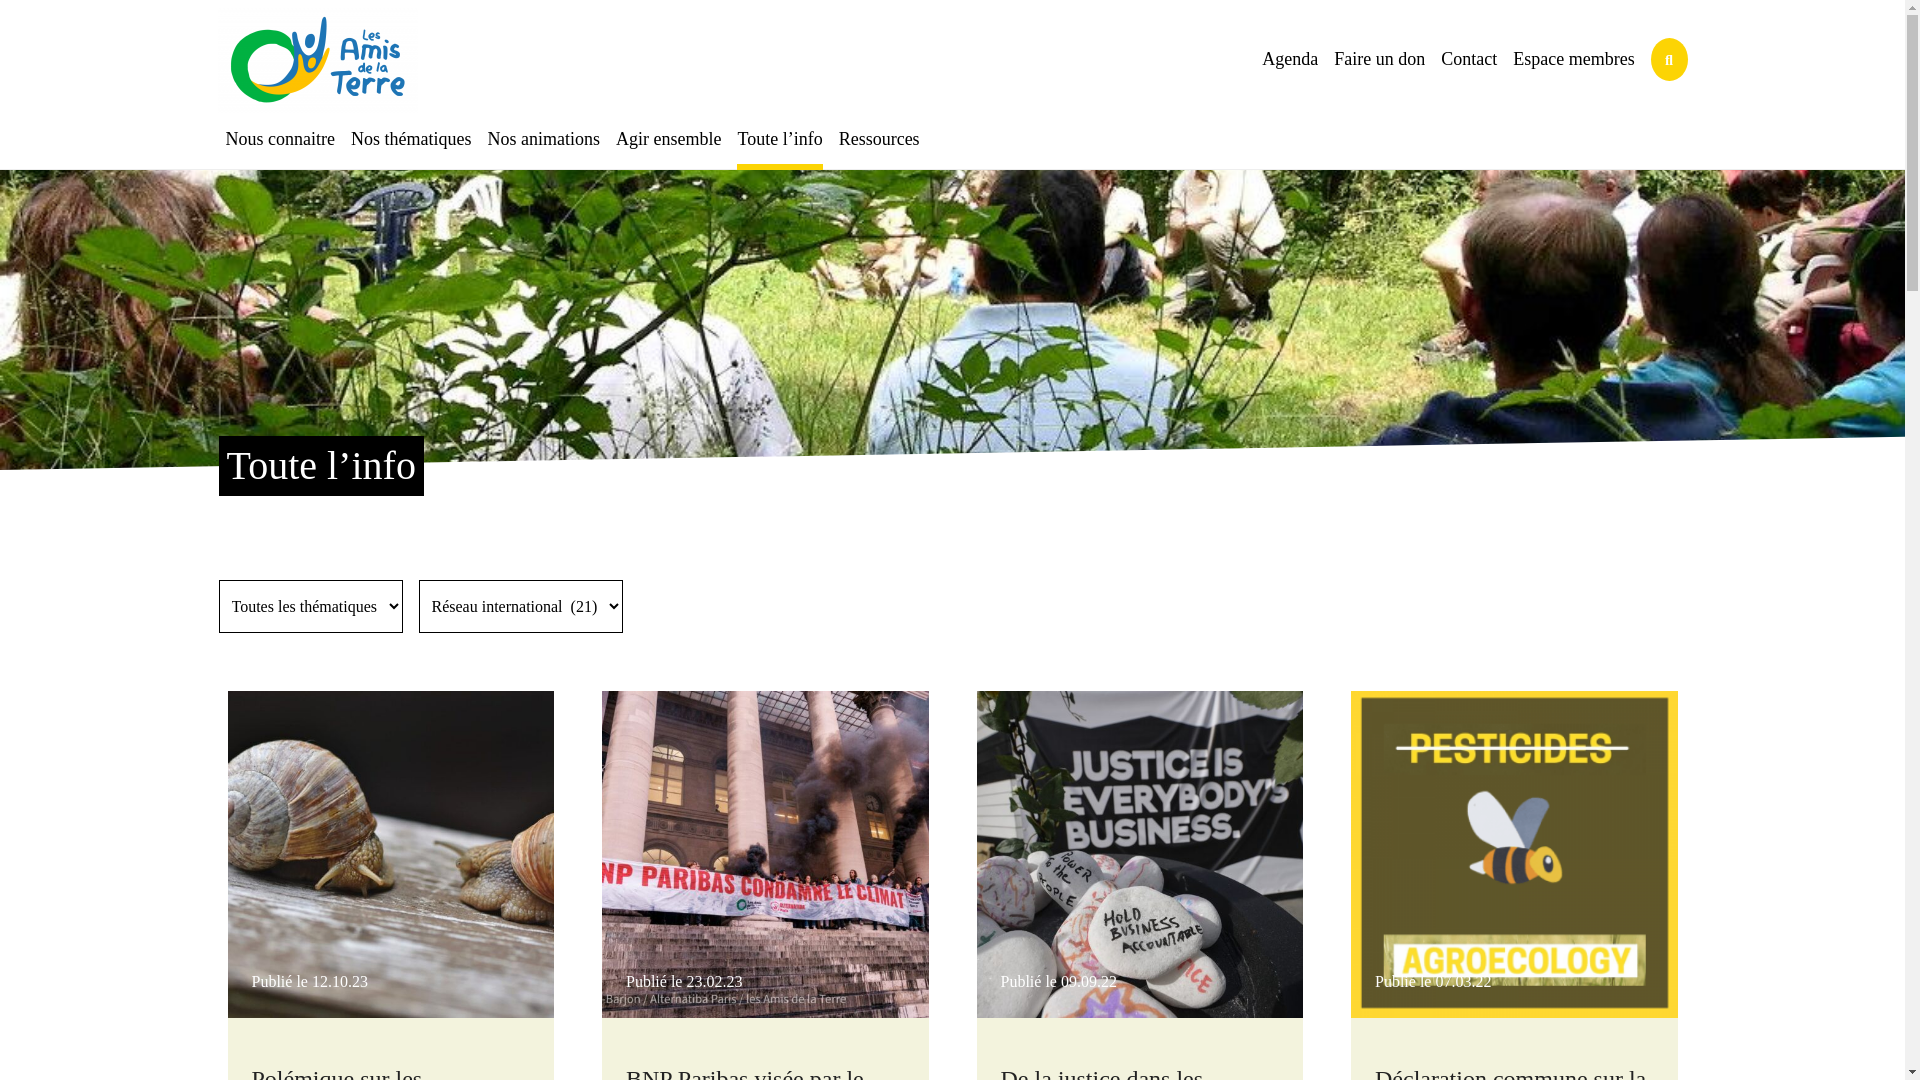 The image size is (1920, 1080). Describe the element at coordinates (478, 138) in the screenshot. I see `'Nos animations'` at that location.